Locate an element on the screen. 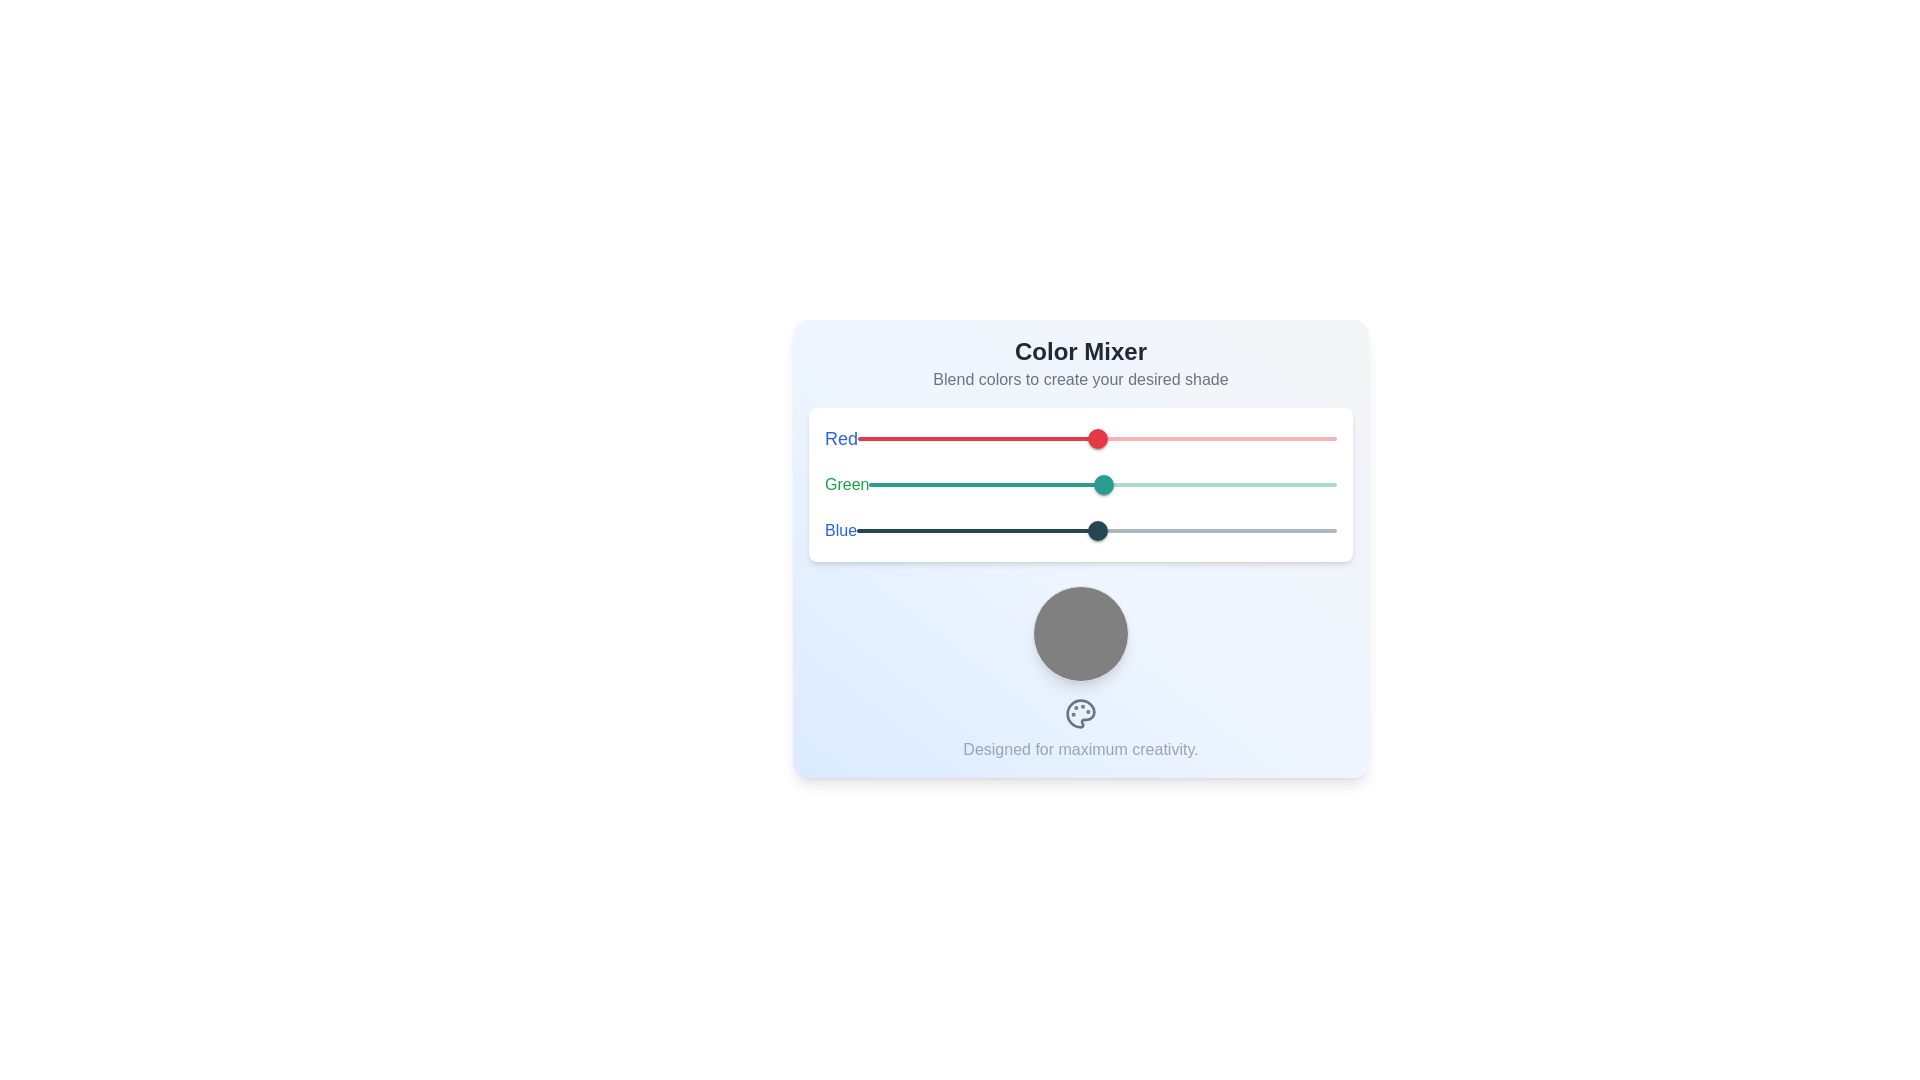  the green slider is located at coordinates (1099, 485).